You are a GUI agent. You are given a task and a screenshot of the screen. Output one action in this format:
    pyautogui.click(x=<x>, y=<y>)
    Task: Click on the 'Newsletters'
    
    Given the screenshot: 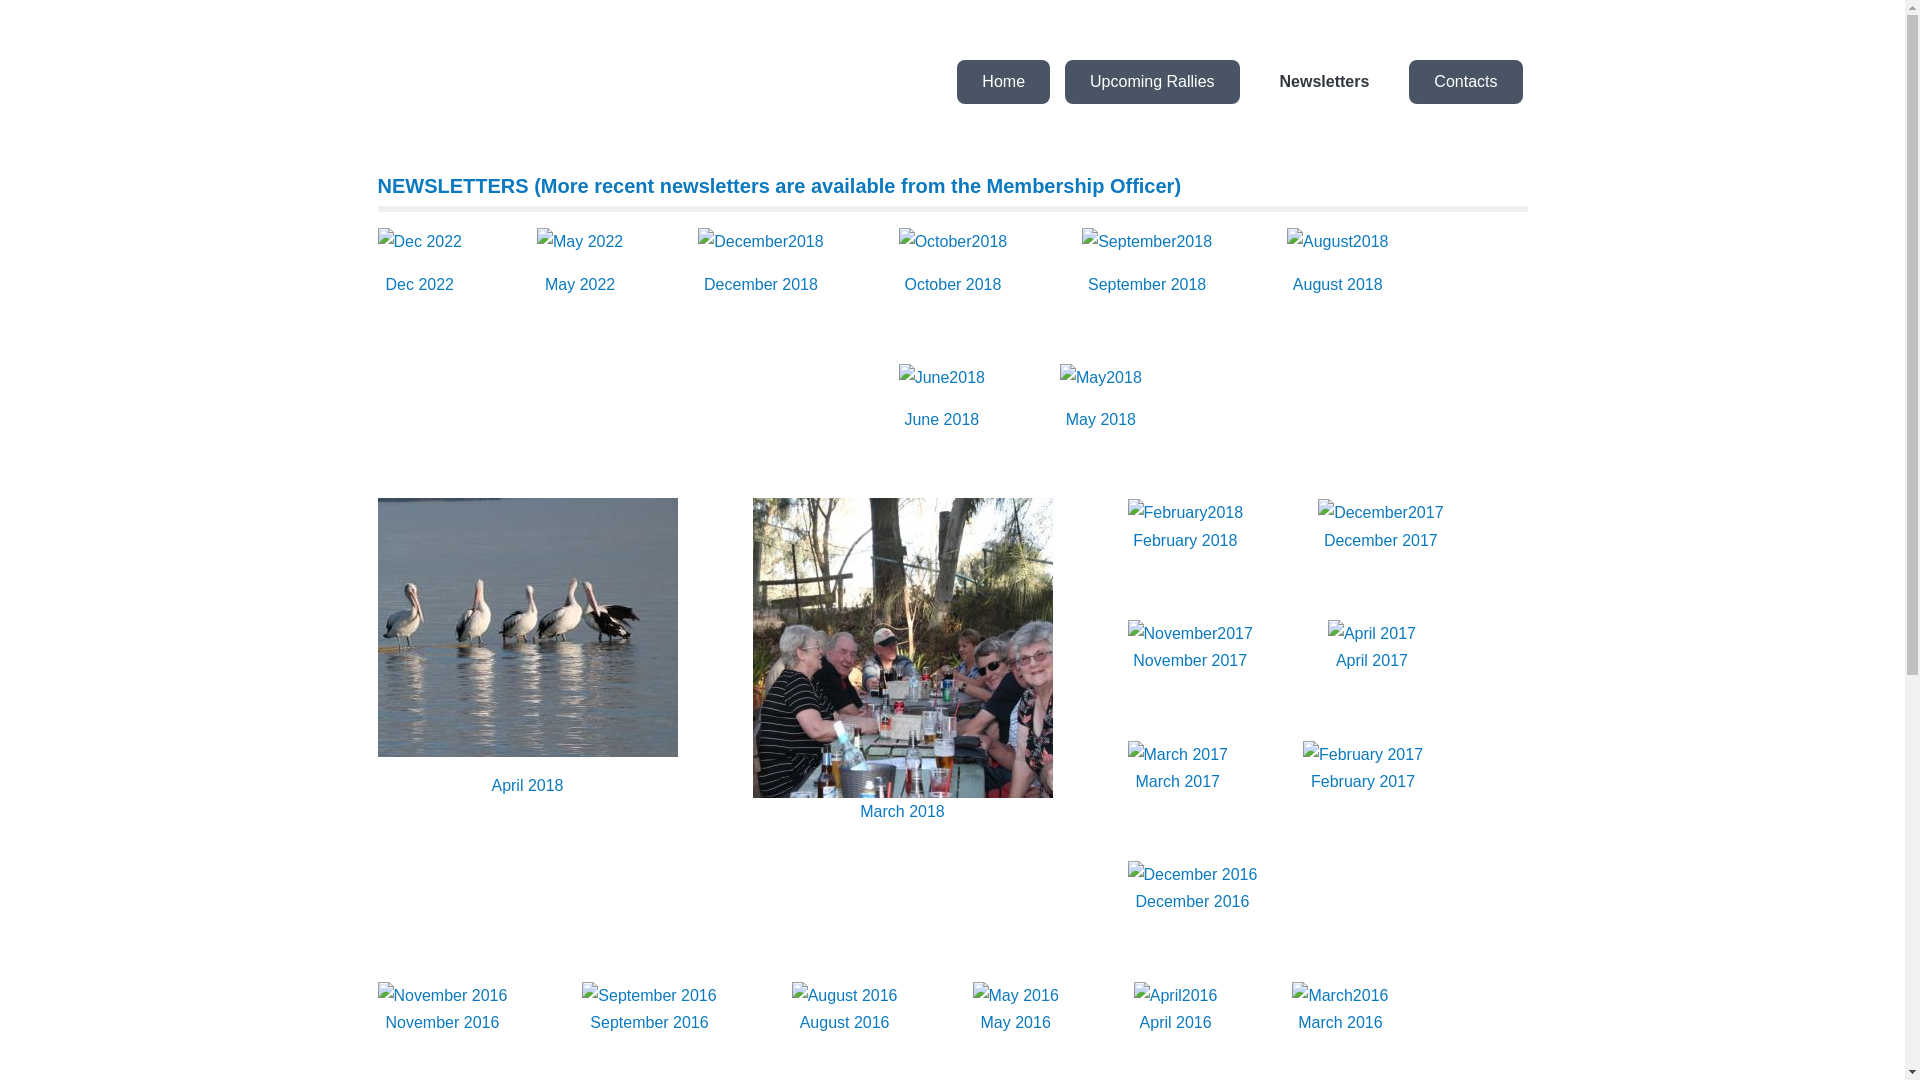 What is the action you would take?
    pyautogui.click(x=1324, y=80)
    